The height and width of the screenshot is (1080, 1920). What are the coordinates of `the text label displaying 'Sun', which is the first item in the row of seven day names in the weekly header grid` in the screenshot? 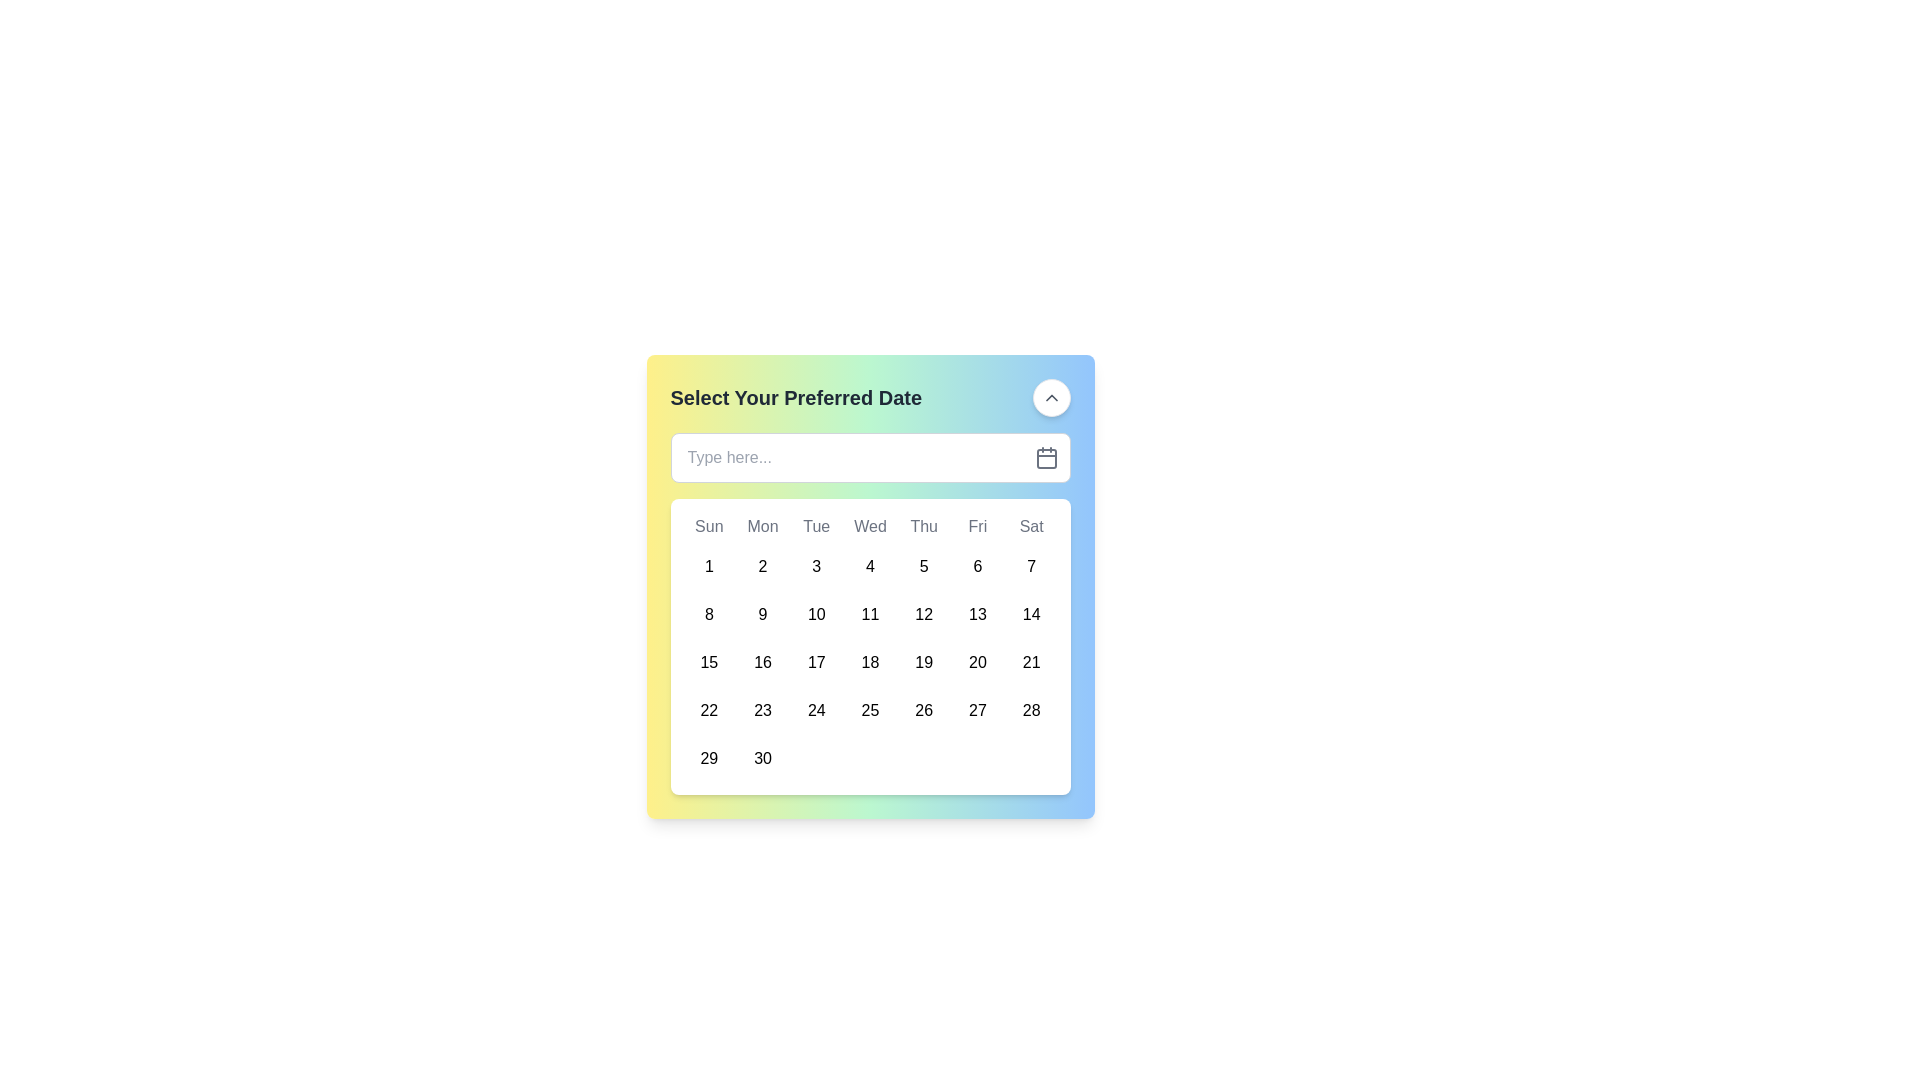 It's located at (709, 526).